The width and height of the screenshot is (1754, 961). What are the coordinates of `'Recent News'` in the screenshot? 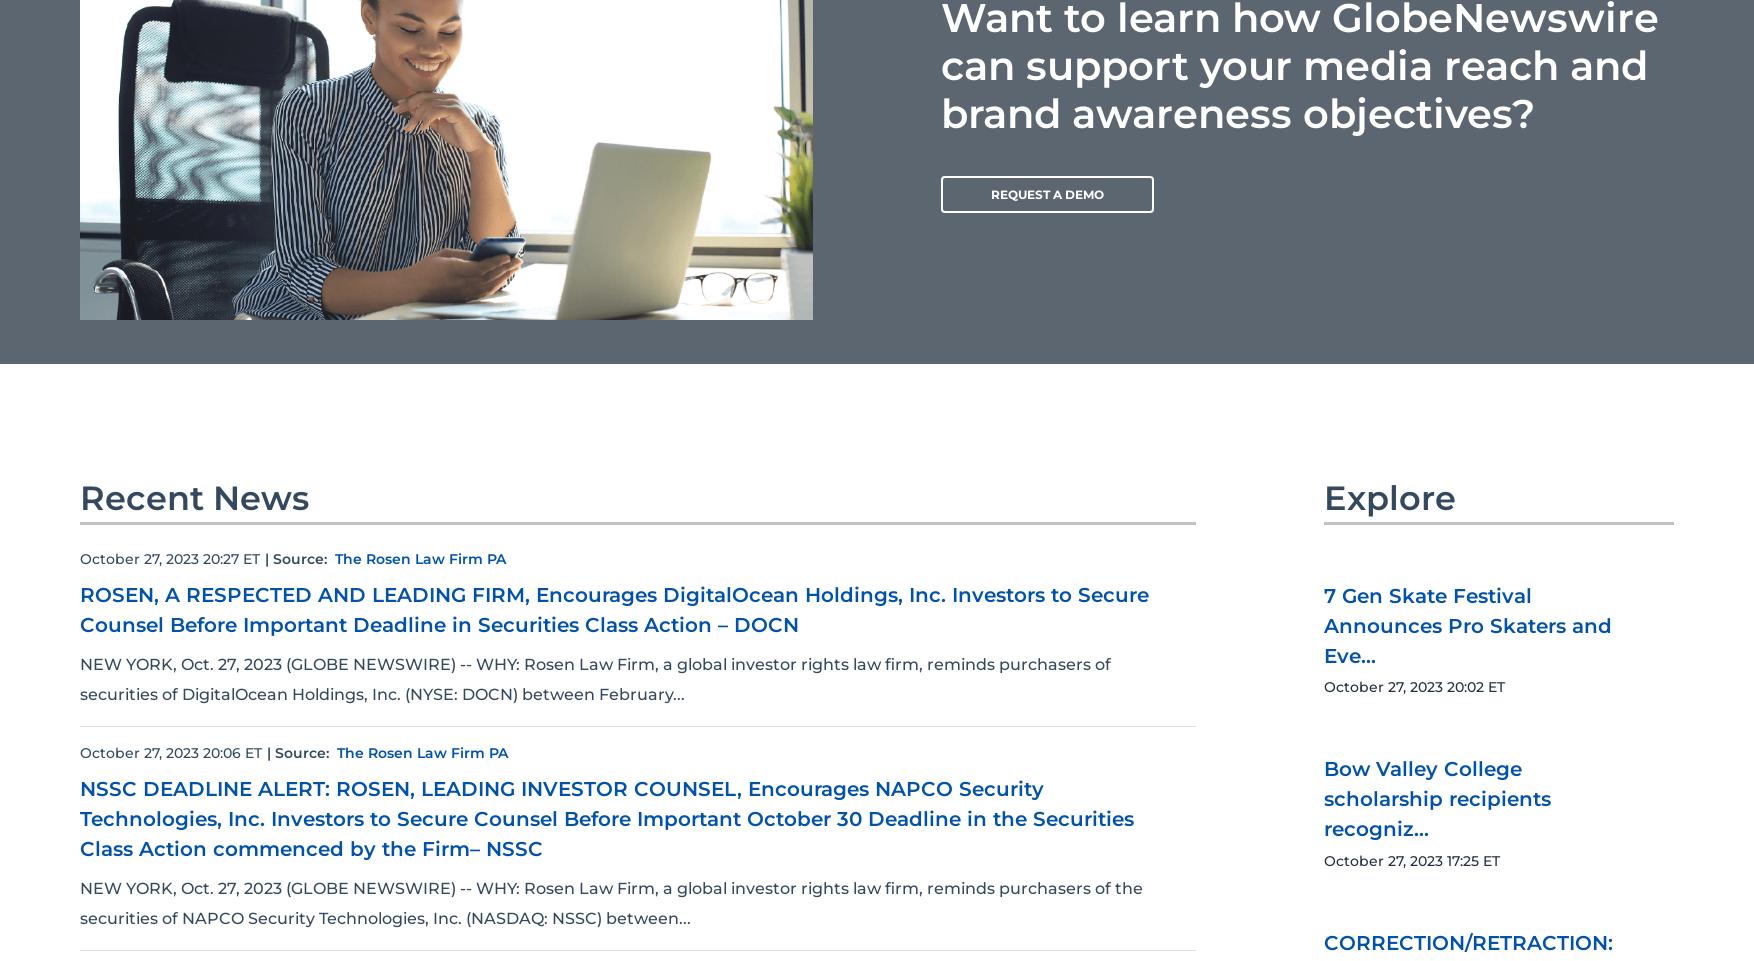 It's located at (194, 497).